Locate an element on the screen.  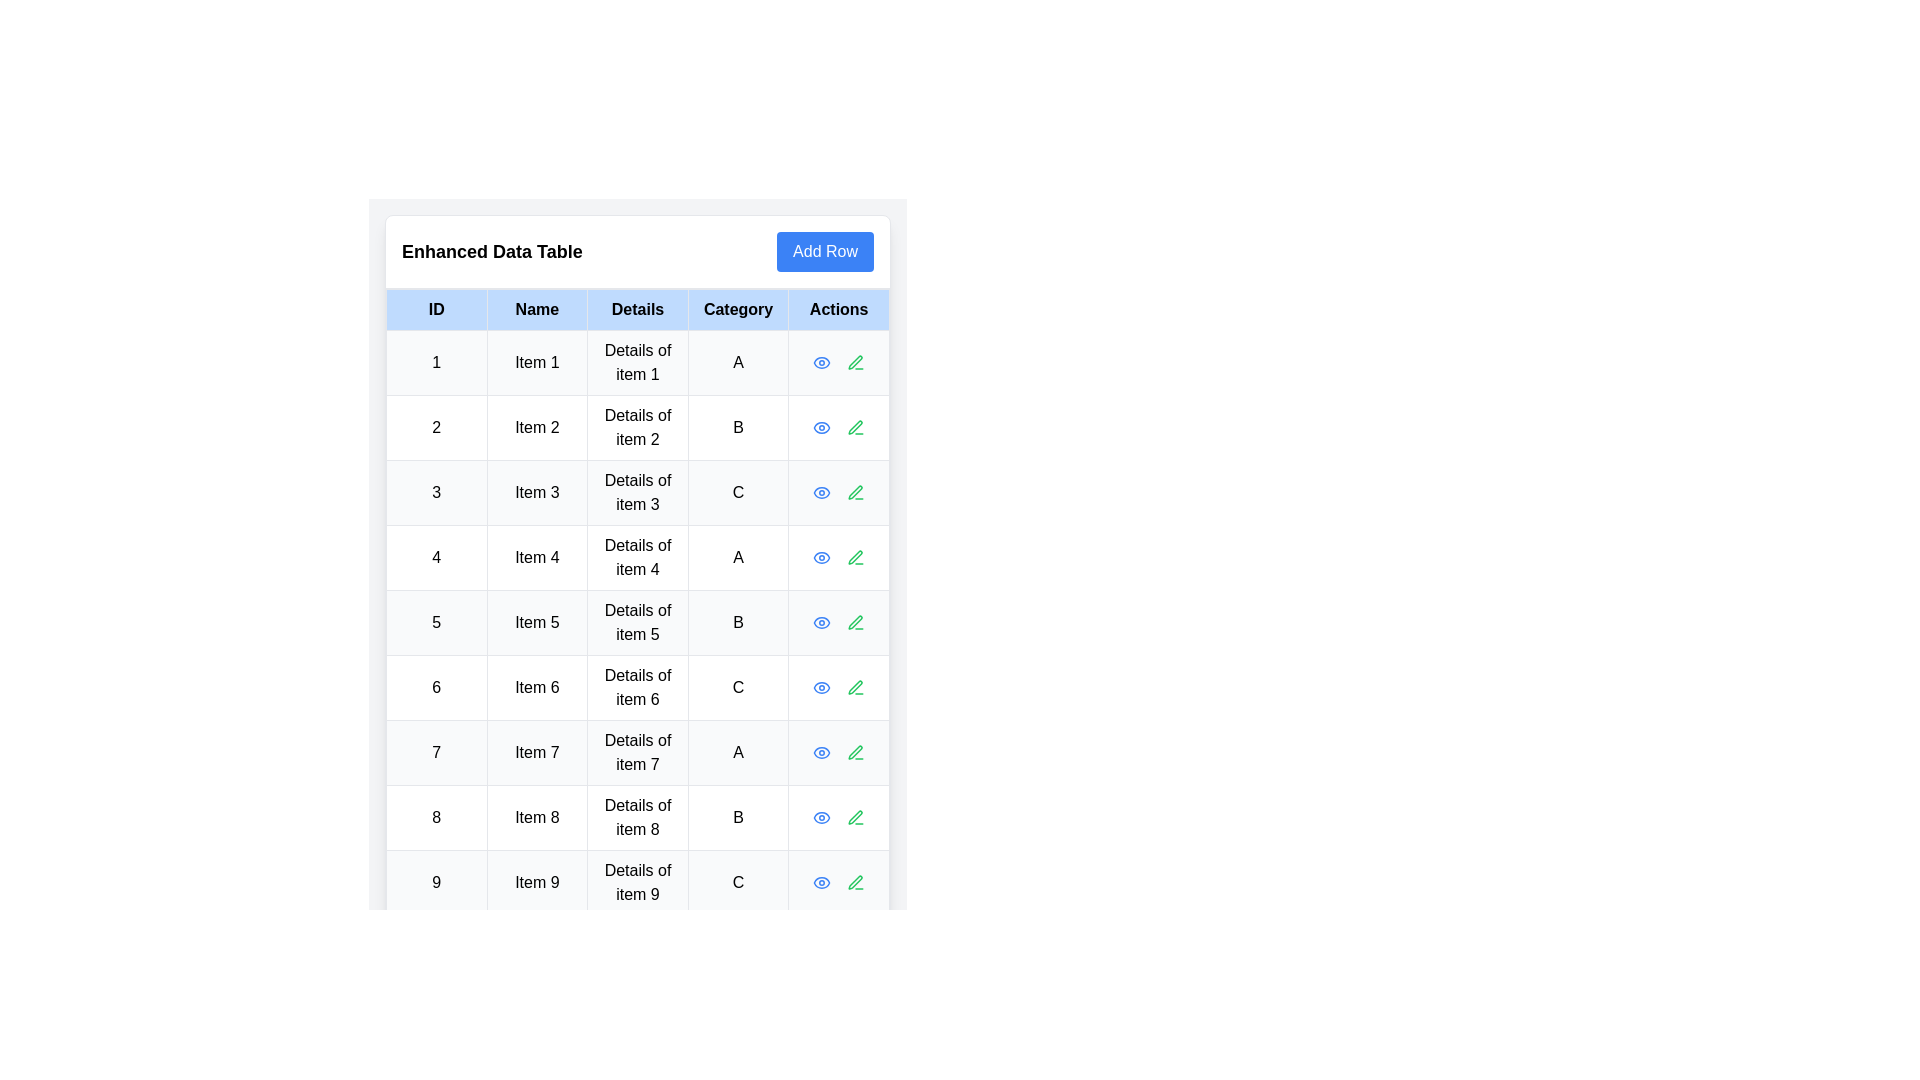
the static text element displaying 'Details of item 8' in the eighth row of the table is located at coordinates (637, 817).